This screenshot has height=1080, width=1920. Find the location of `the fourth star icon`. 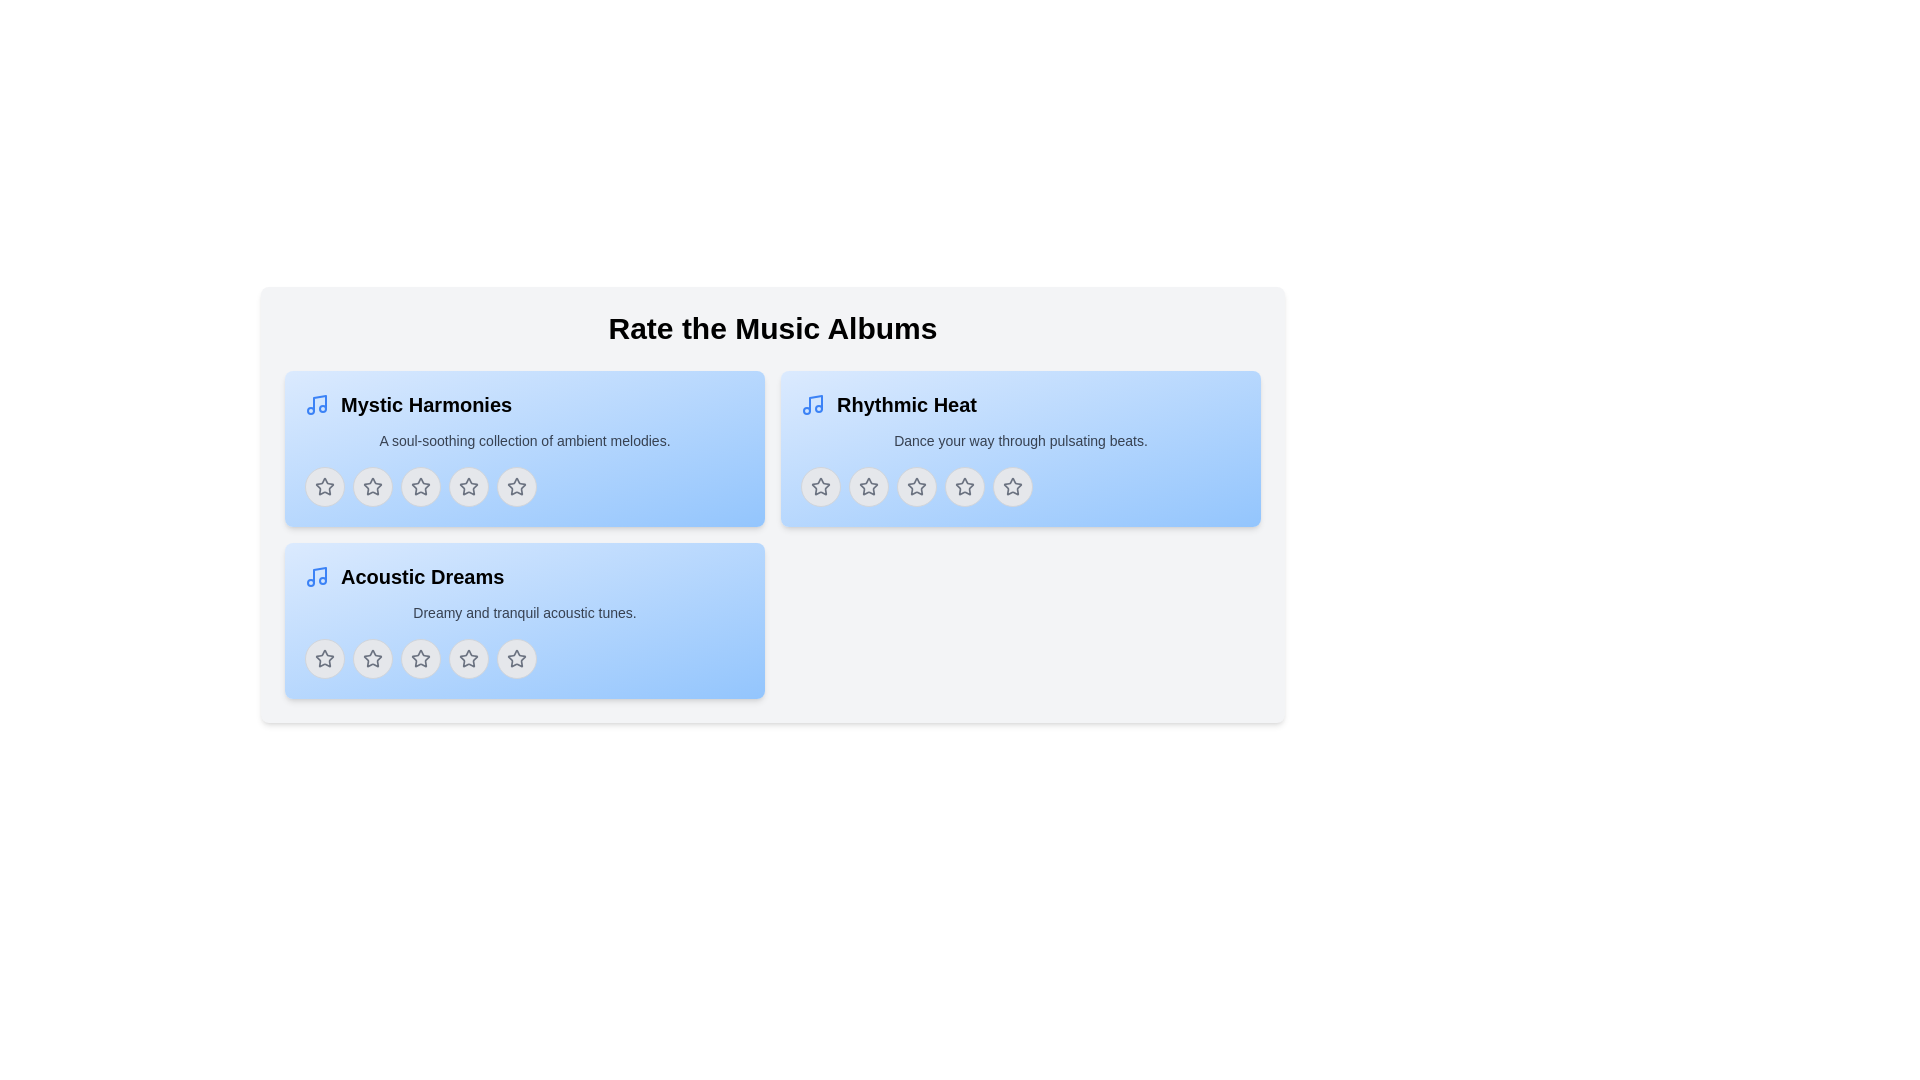

the fourth star icon is located at coordinates (468, 658).